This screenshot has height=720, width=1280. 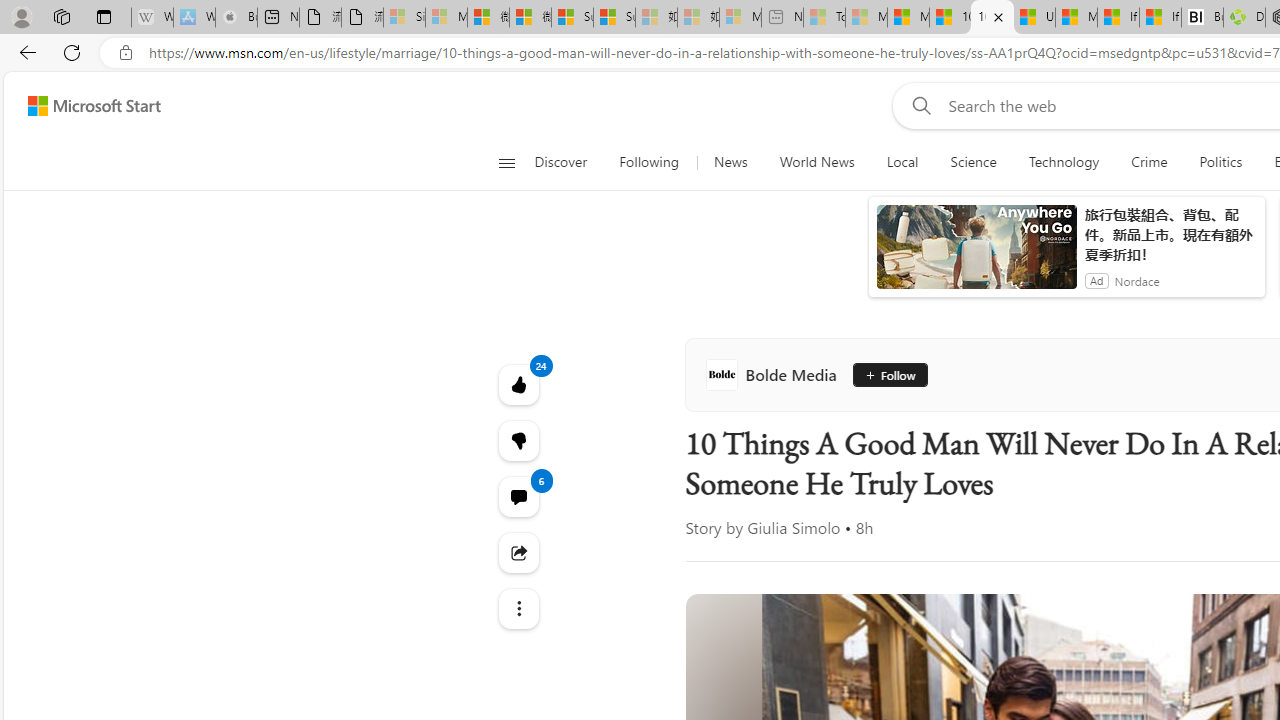 What do you see at coordinates (93, 105) in the screenshot?
I see `'Microsoft Start'` at bounding box center [93, 105].